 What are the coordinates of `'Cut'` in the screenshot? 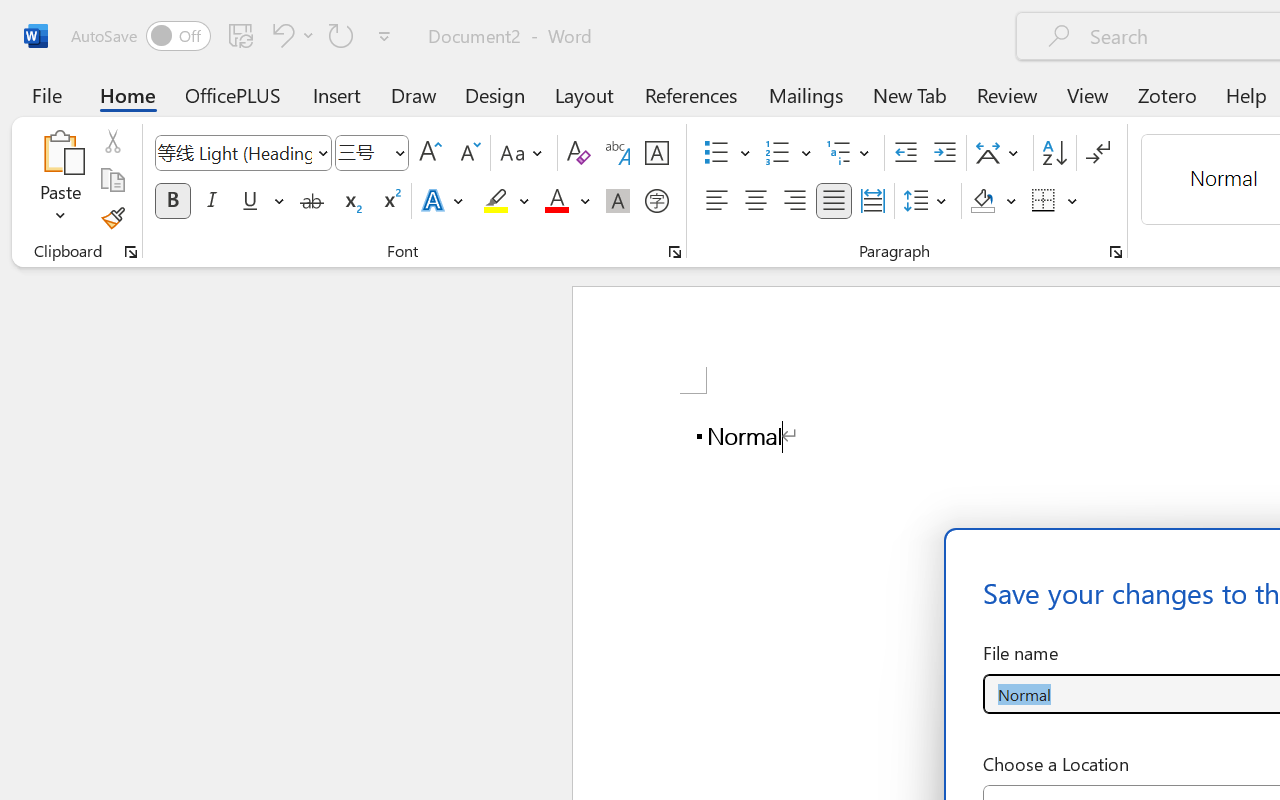 It's located at (111, 141).